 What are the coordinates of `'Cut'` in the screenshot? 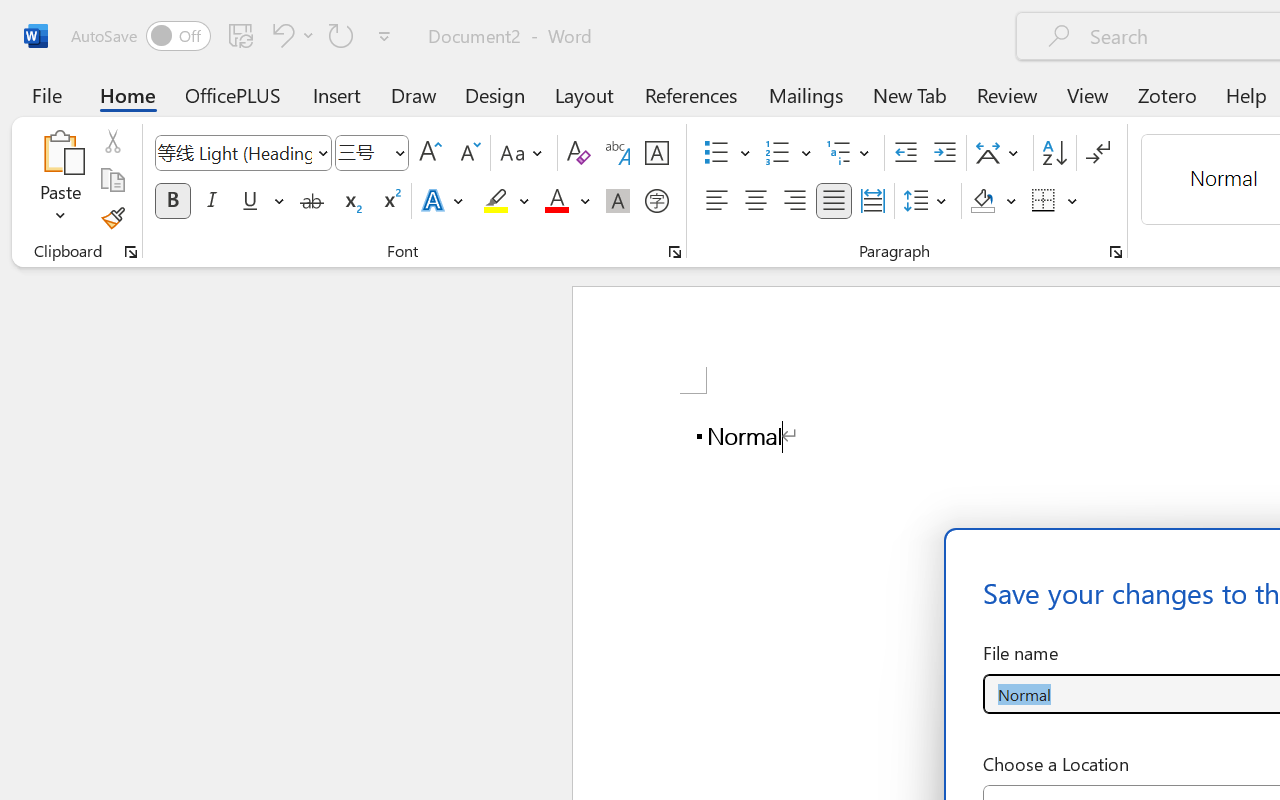 It's located at (111, 141).